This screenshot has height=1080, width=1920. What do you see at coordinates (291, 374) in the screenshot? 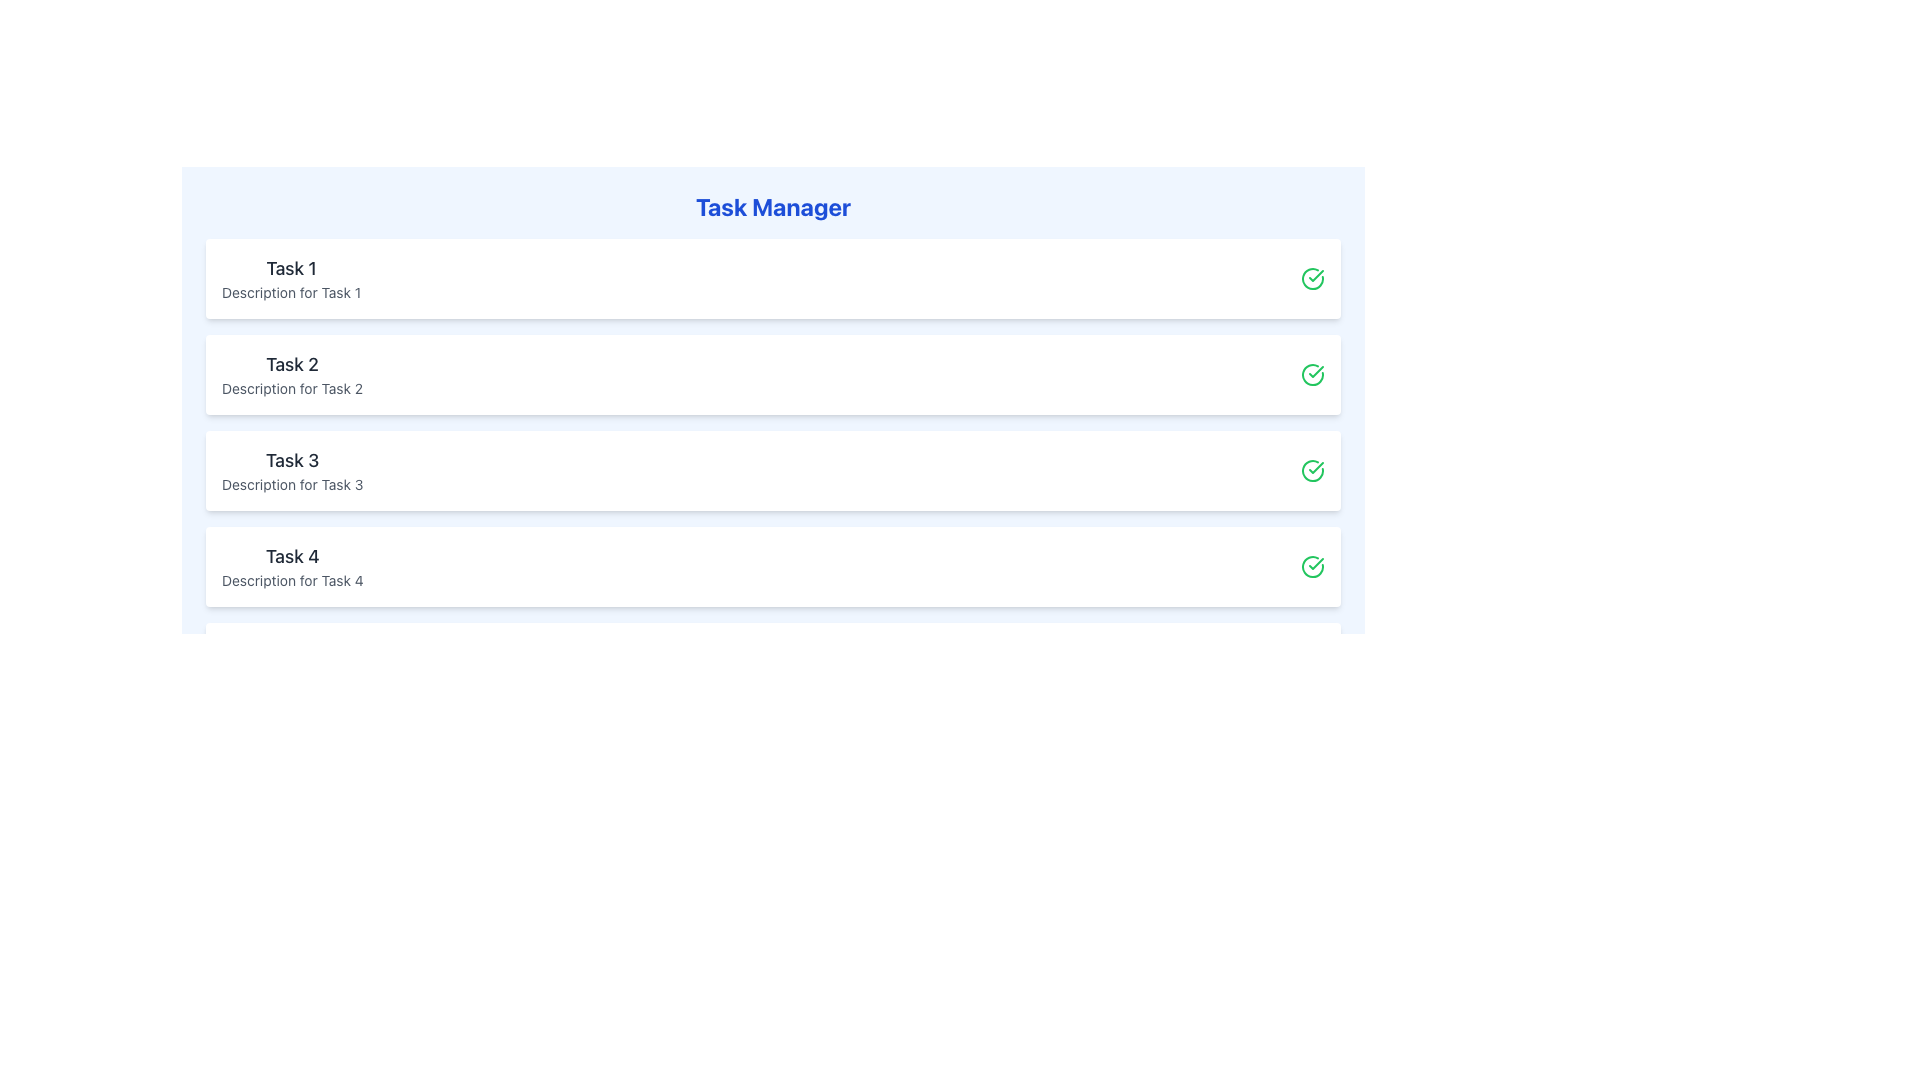
I see `the text block displaying 'Task 2' and its description, which is located within the second card in the vertical list of task cards` at bounding box center [291, 374].